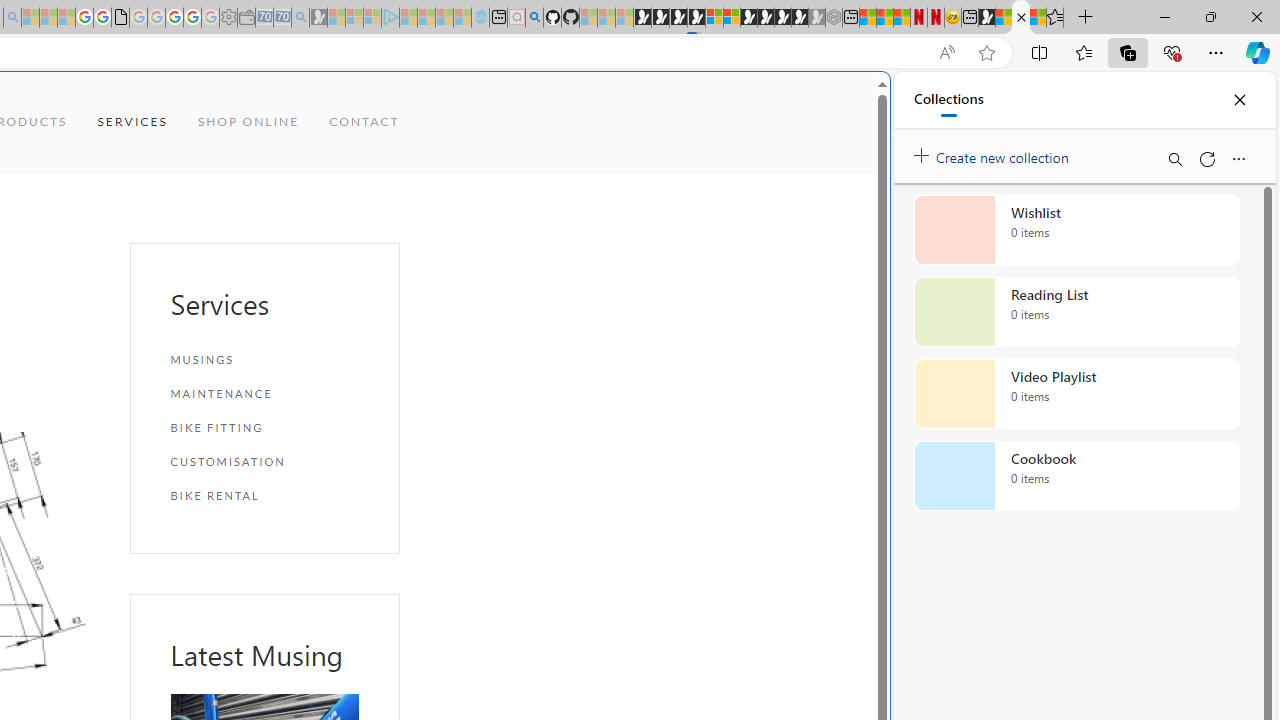 The height and width of the screenshot is (720, 1280). I want to click on 'SERVICES', so click(131, 122).